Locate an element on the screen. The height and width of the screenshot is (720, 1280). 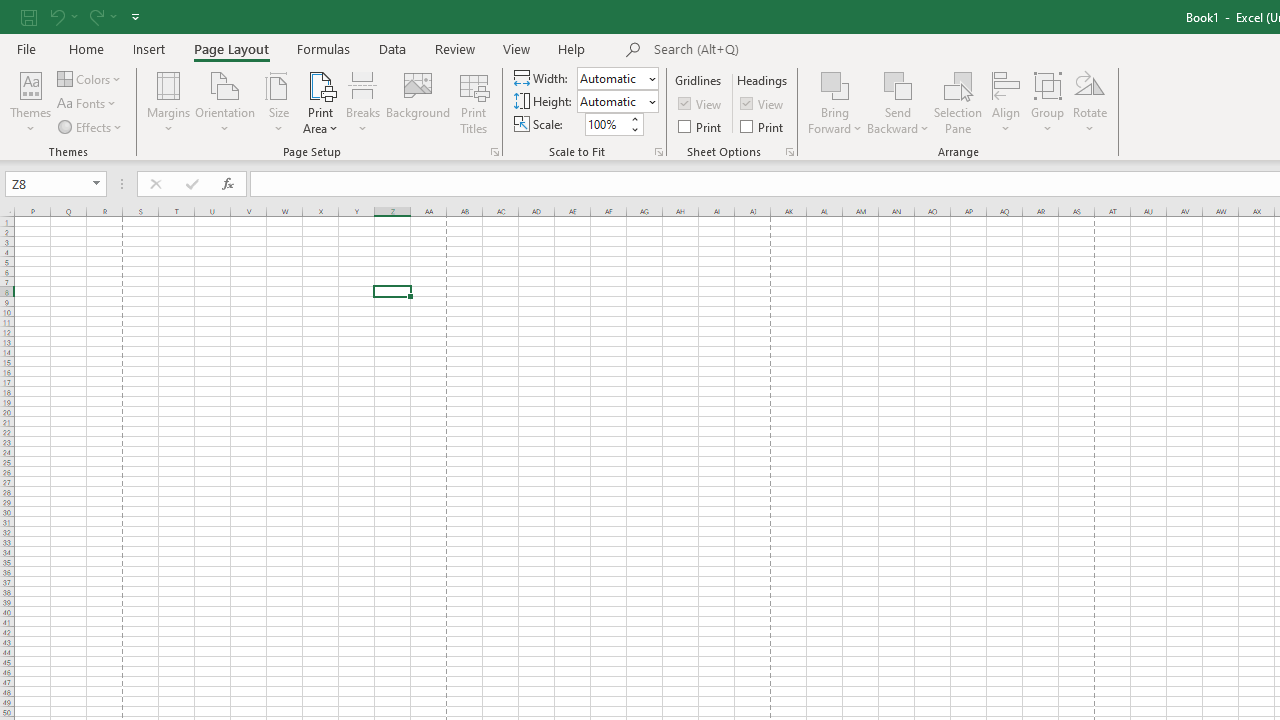
'Group' is located at coordinates (1046, 103).